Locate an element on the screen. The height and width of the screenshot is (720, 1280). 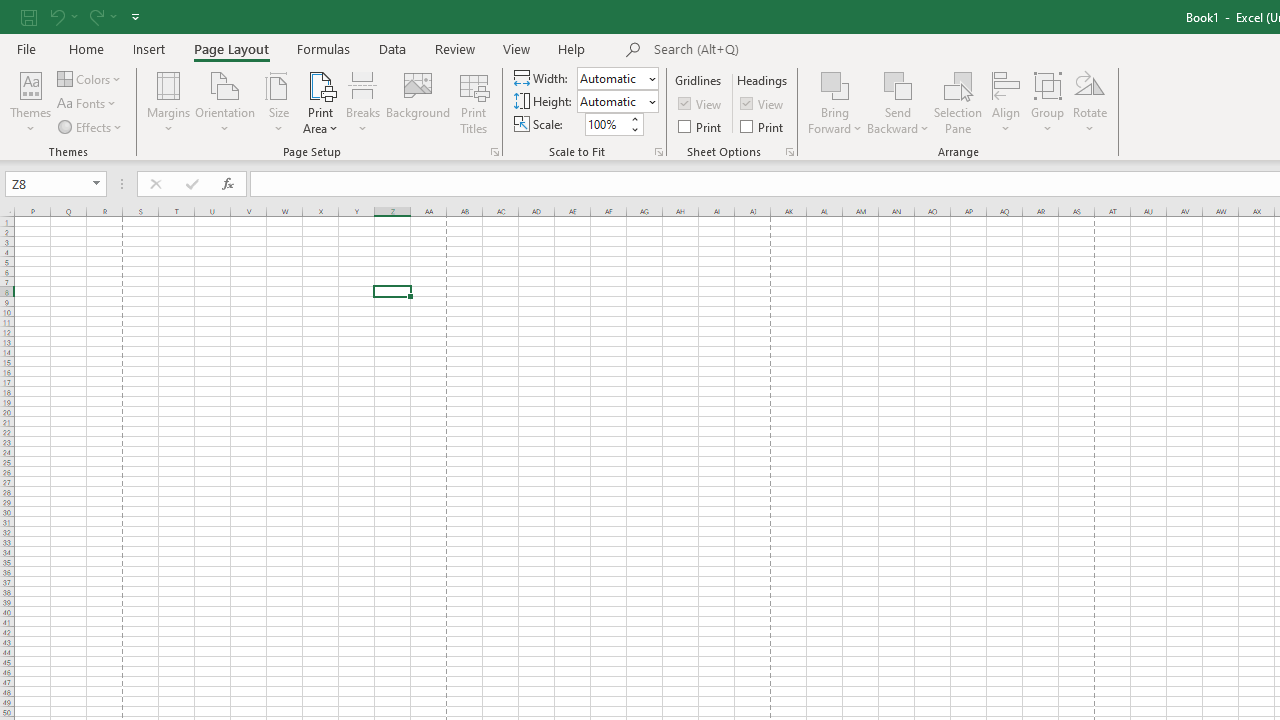
'Group' is located at coordinates (1046, 103).